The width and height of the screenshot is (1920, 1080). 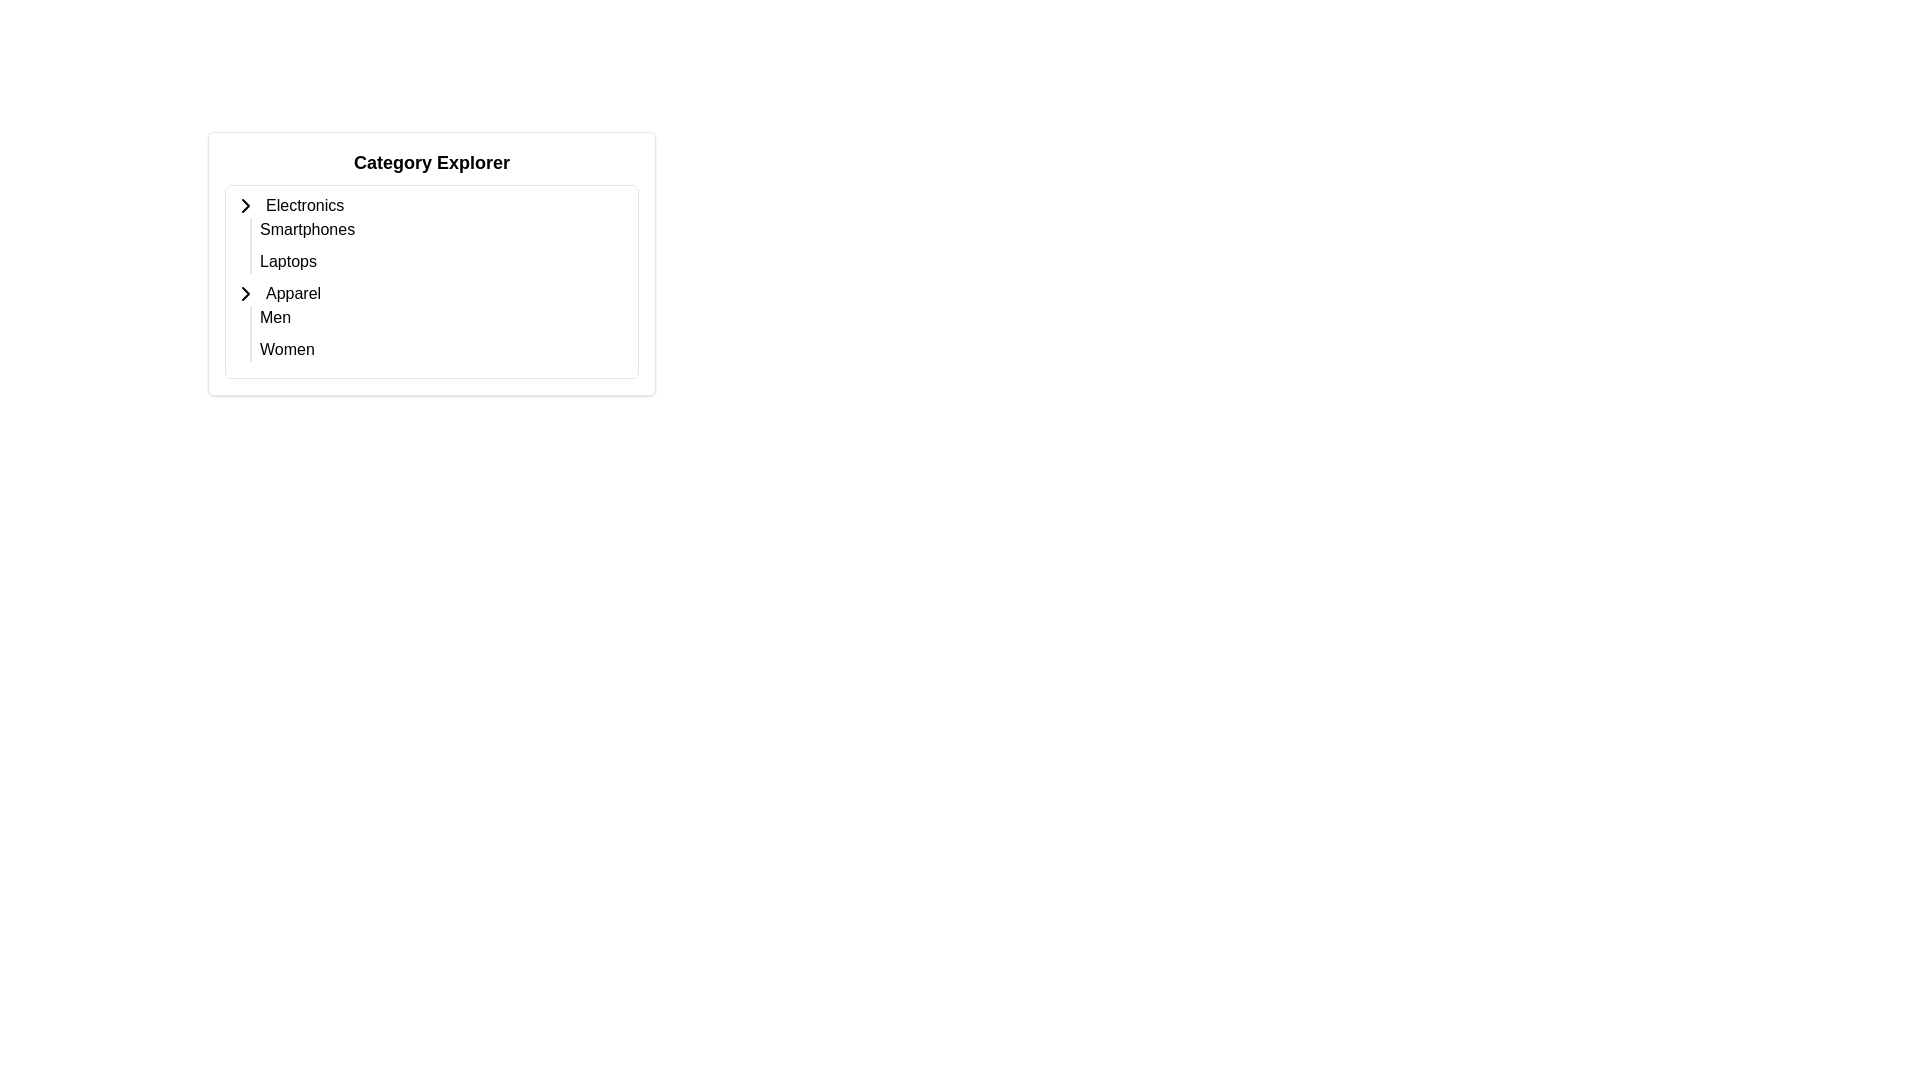 I want to click on the 'Laptops' category text label, which is the third item under the 'Electronics' category in the hierarchical list, so click(x=287, y=261).